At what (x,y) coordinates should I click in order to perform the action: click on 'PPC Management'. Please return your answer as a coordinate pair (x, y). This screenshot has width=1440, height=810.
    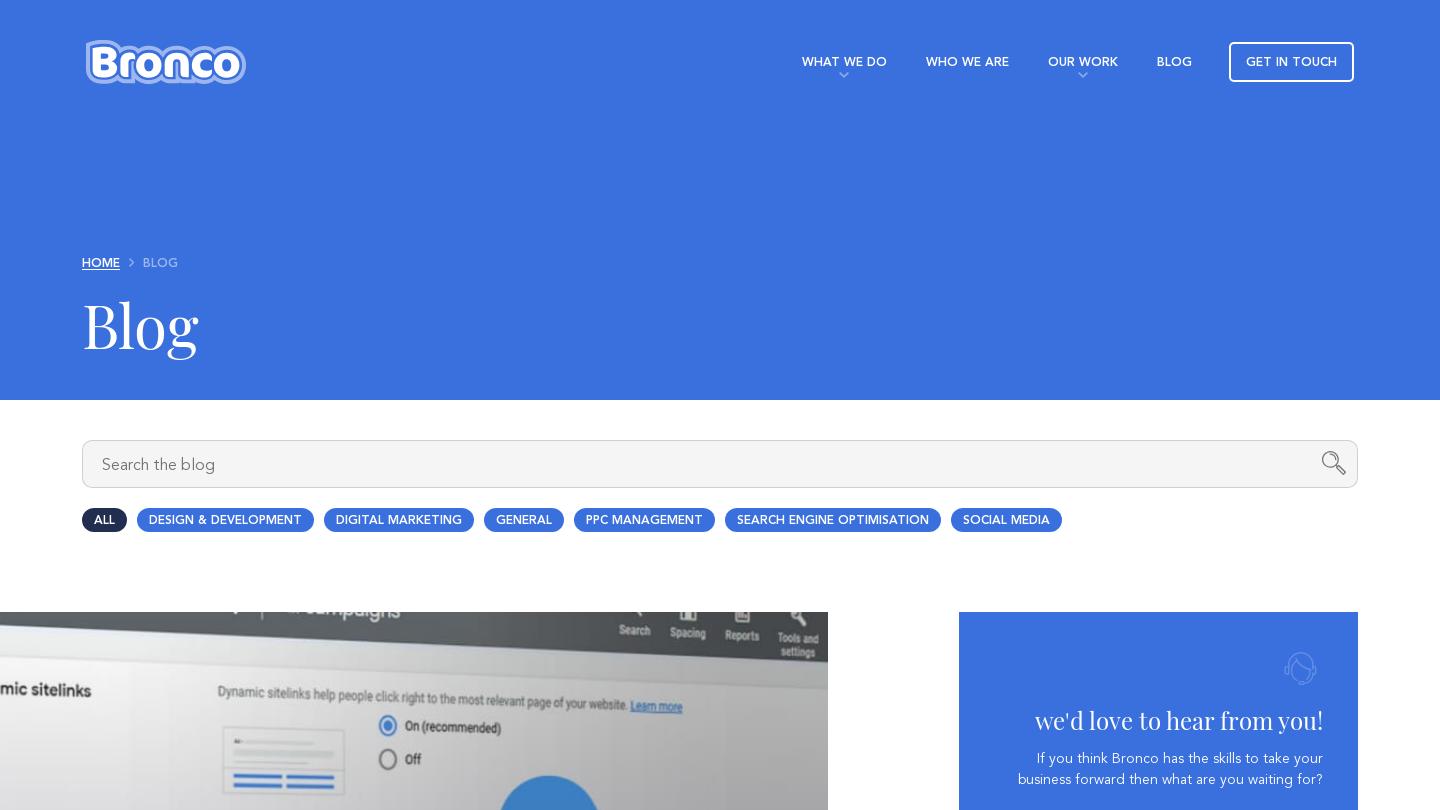
    Looking at the image, I should click on (642, 520).